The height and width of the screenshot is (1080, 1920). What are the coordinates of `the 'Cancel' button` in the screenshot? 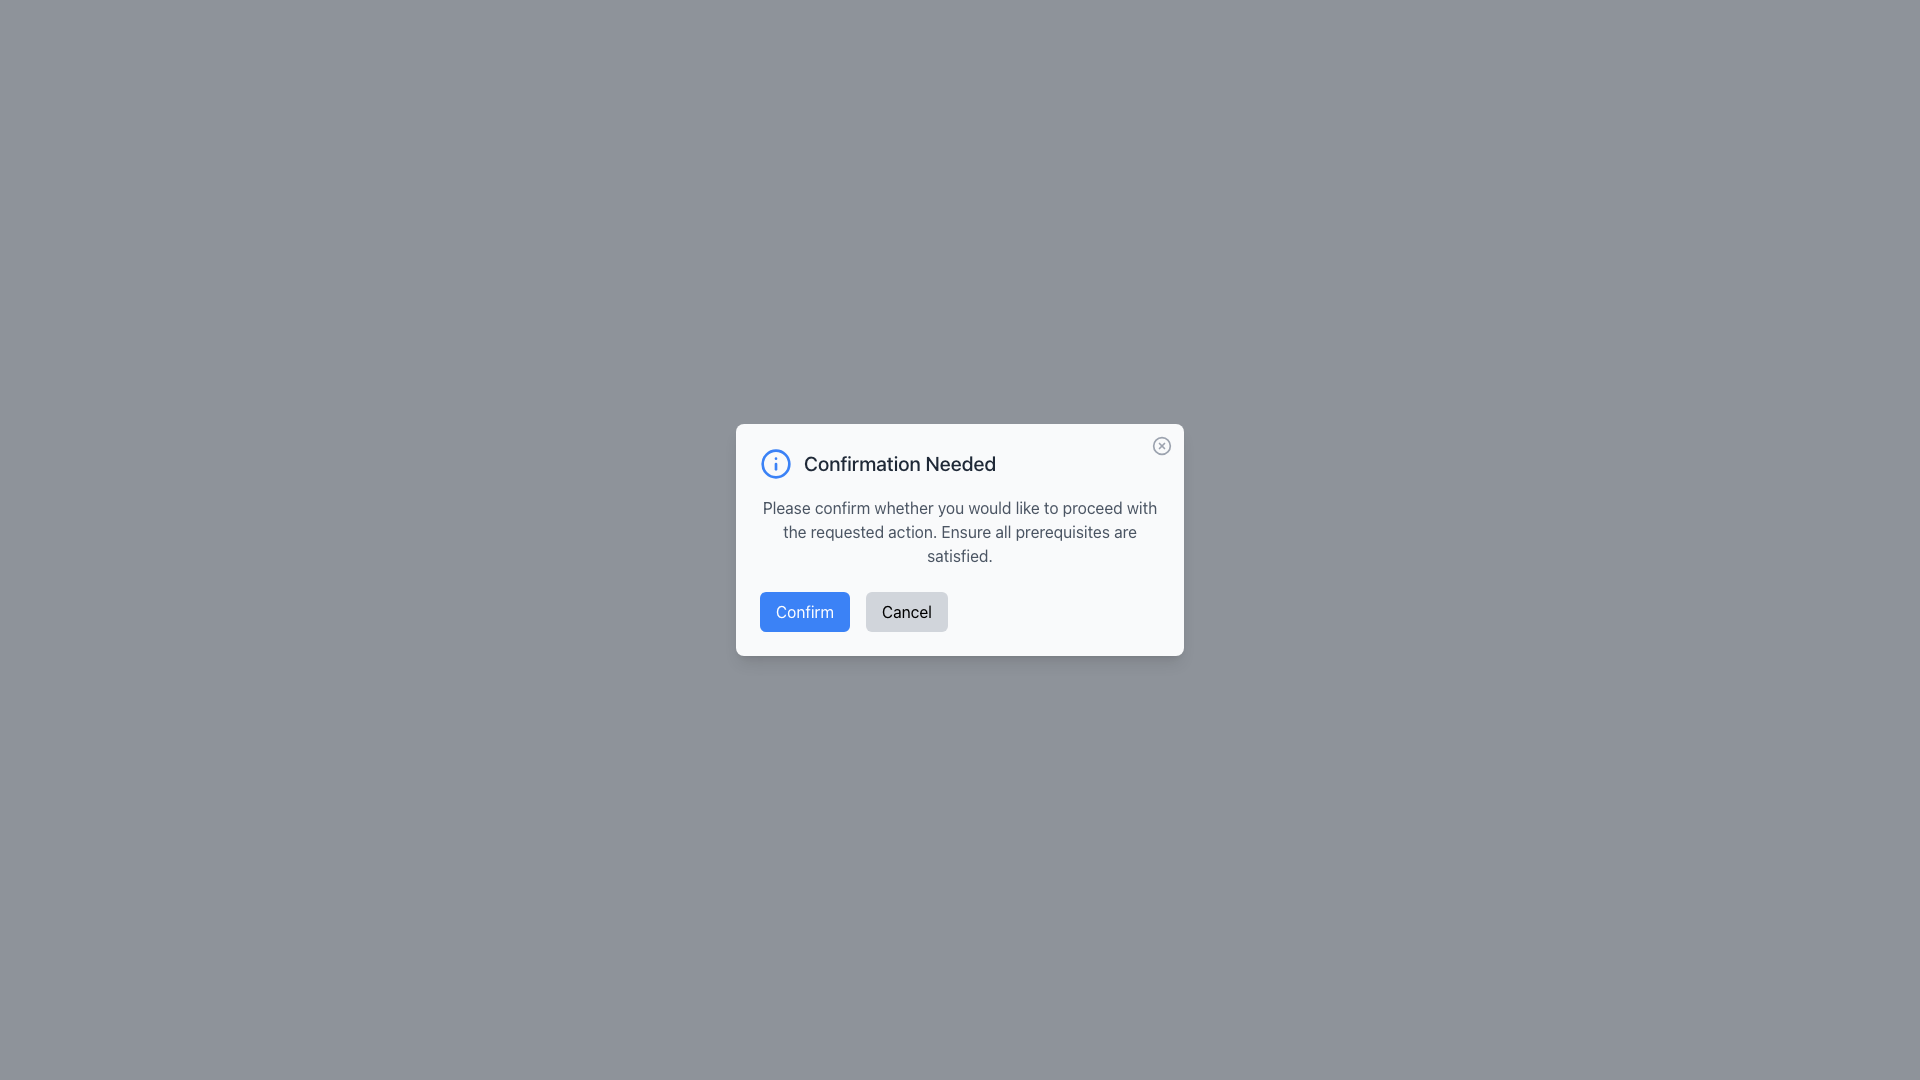 It's located at (905, 611).